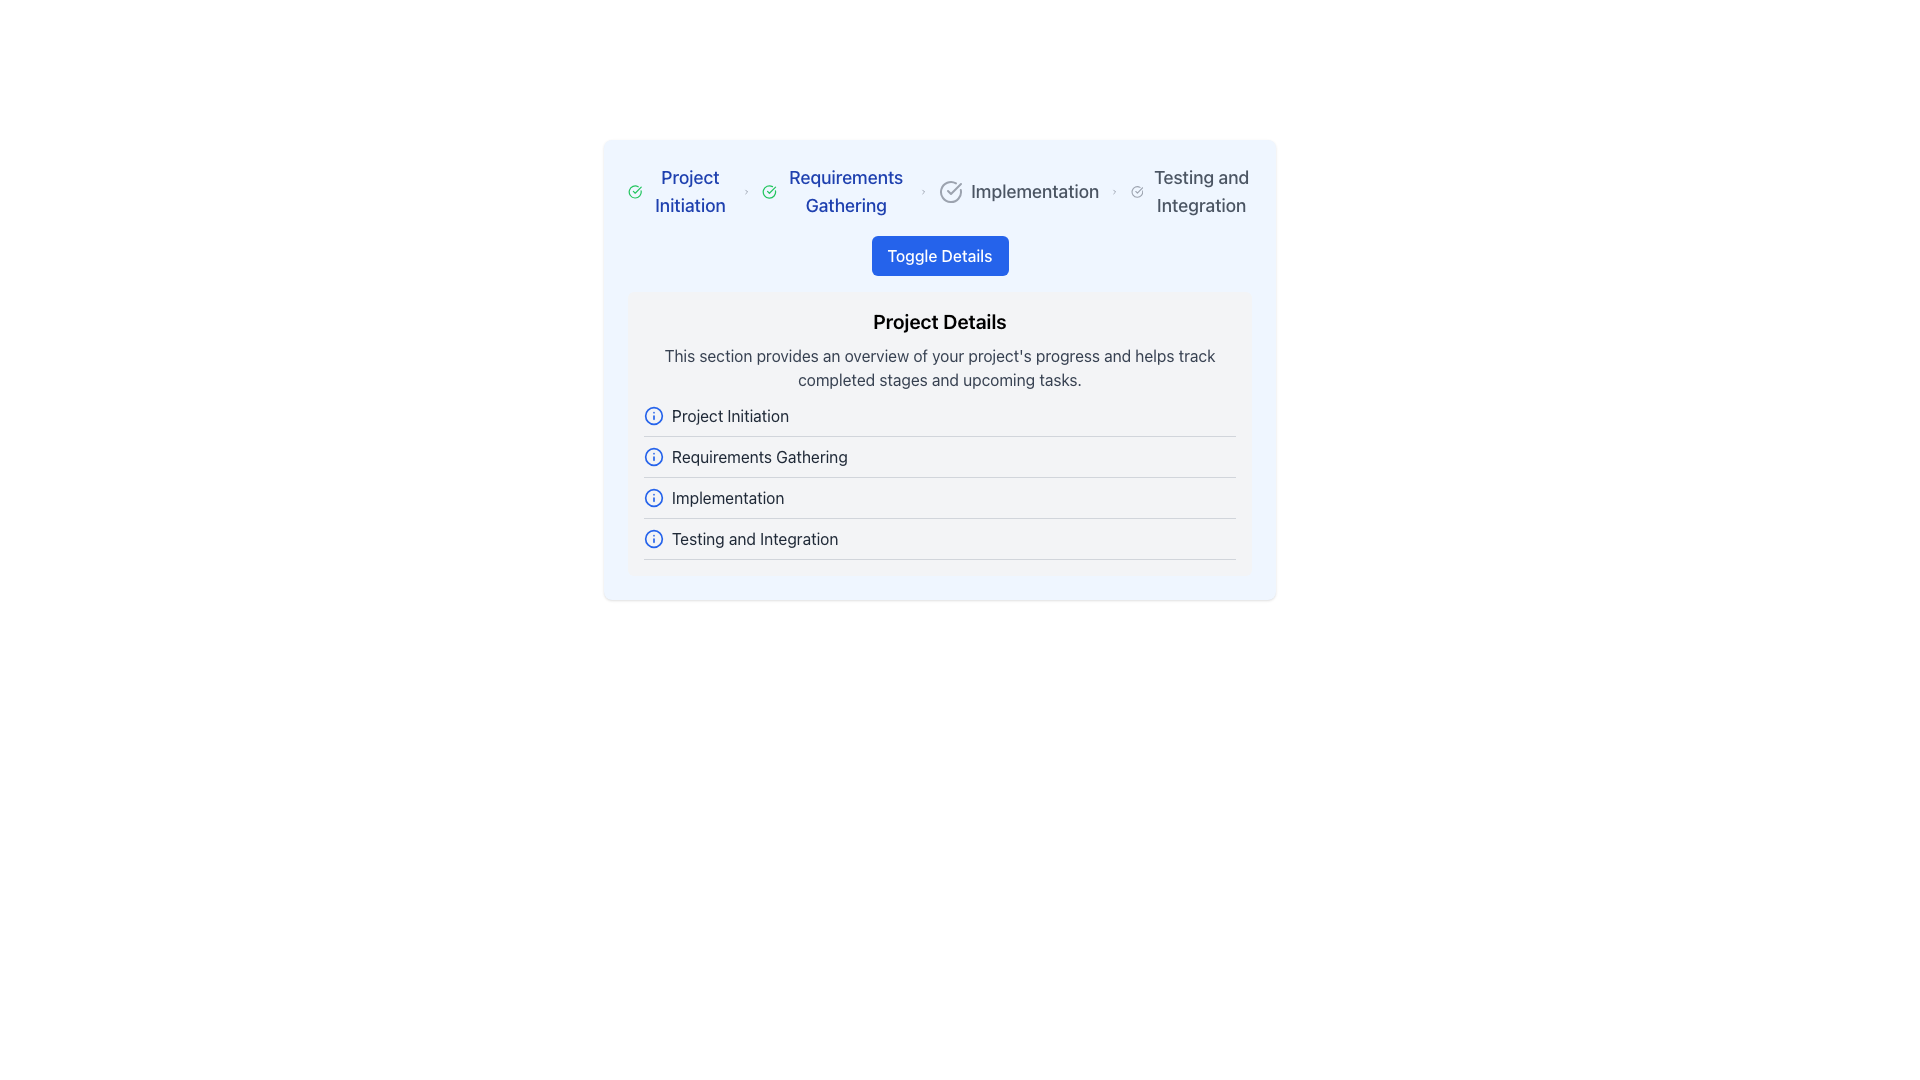  What do you see at coordinates (846, 192) in the screenshot?
I see `bold blue text label 'Requirements Gathering' located in the header segment of the interface, prominently displayed in a larger font` at bounding box center [846, 192].